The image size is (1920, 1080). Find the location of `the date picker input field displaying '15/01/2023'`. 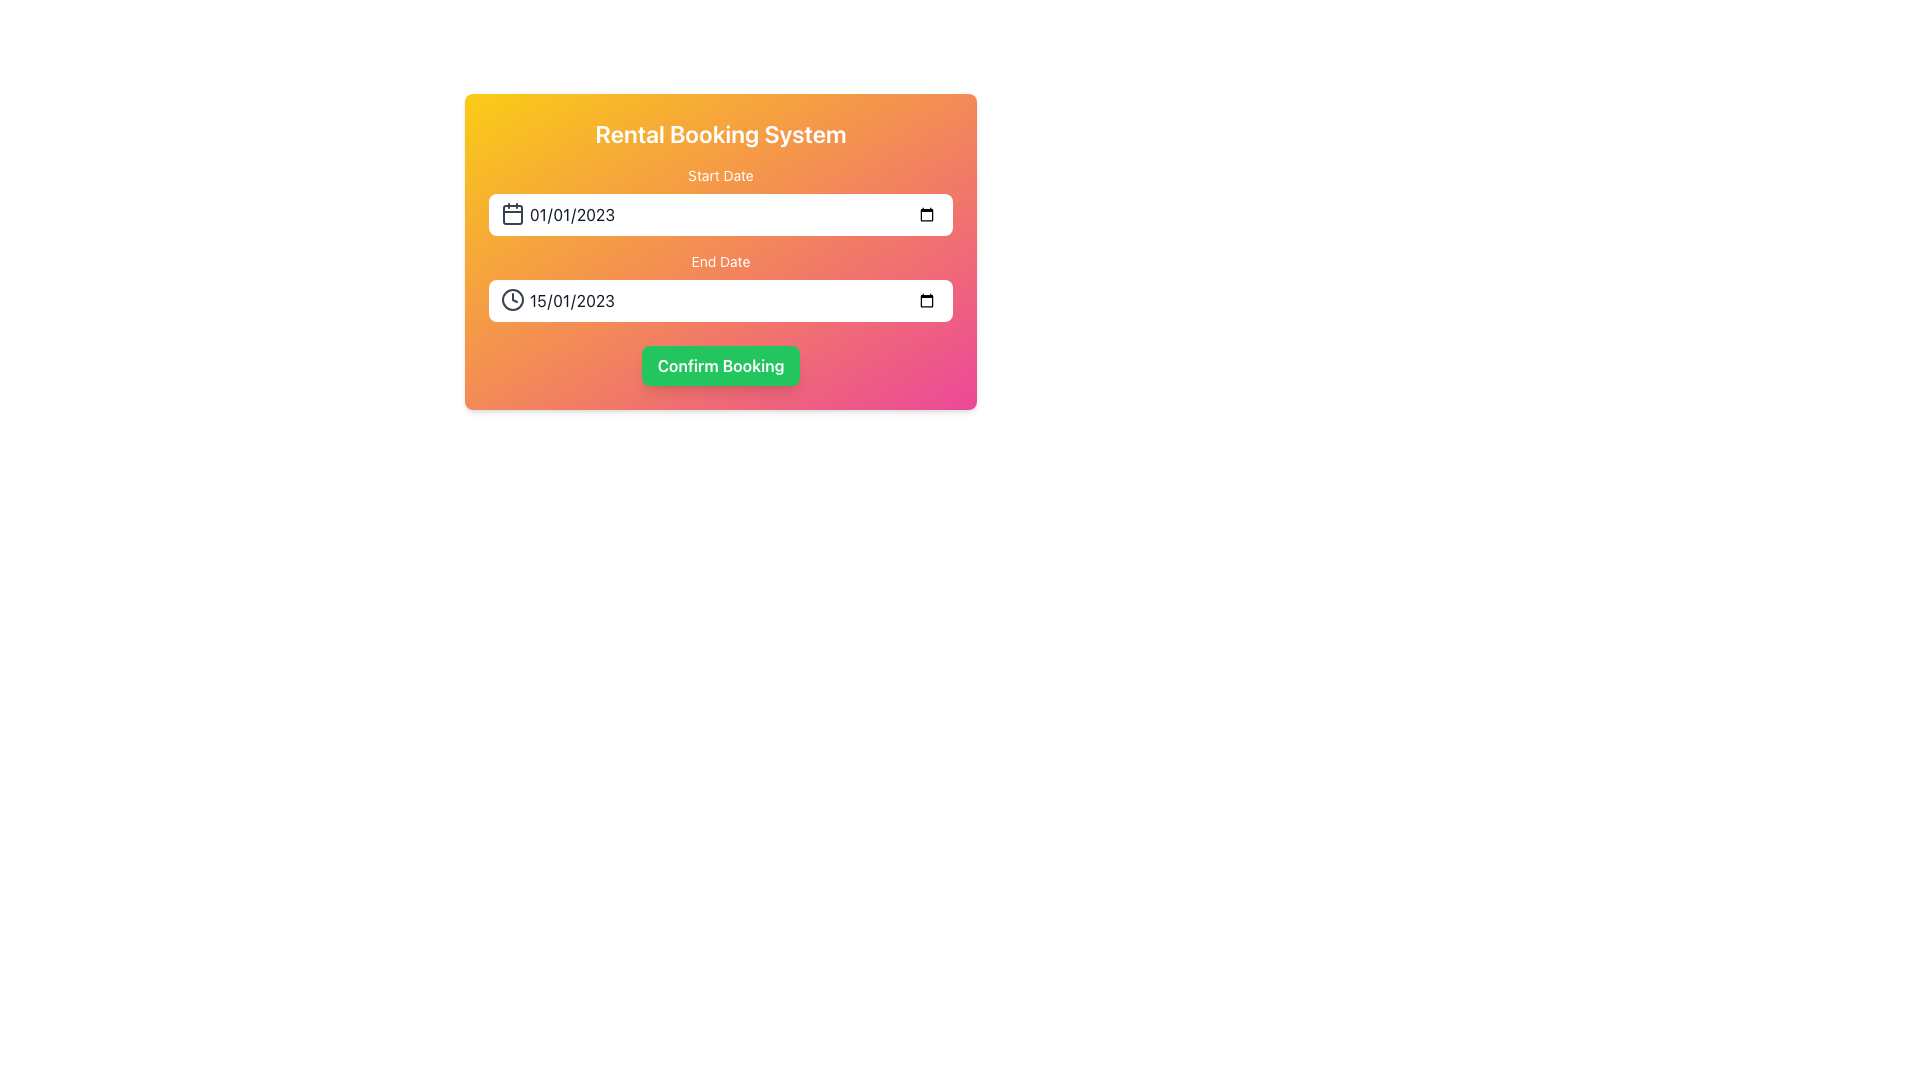

the date picker input field displaying '15/01/2023' is located at coordinates (720, 300).